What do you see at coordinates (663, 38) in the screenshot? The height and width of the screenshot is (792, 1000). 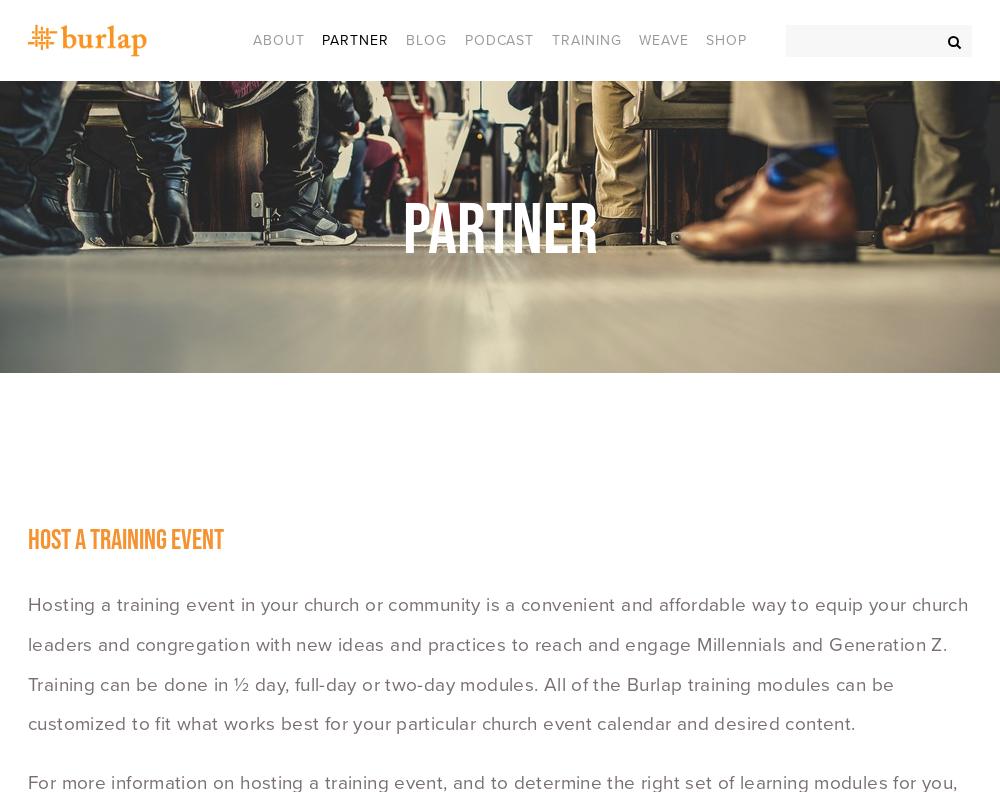 I see `'Weave'` at bounding box center [663, 38].